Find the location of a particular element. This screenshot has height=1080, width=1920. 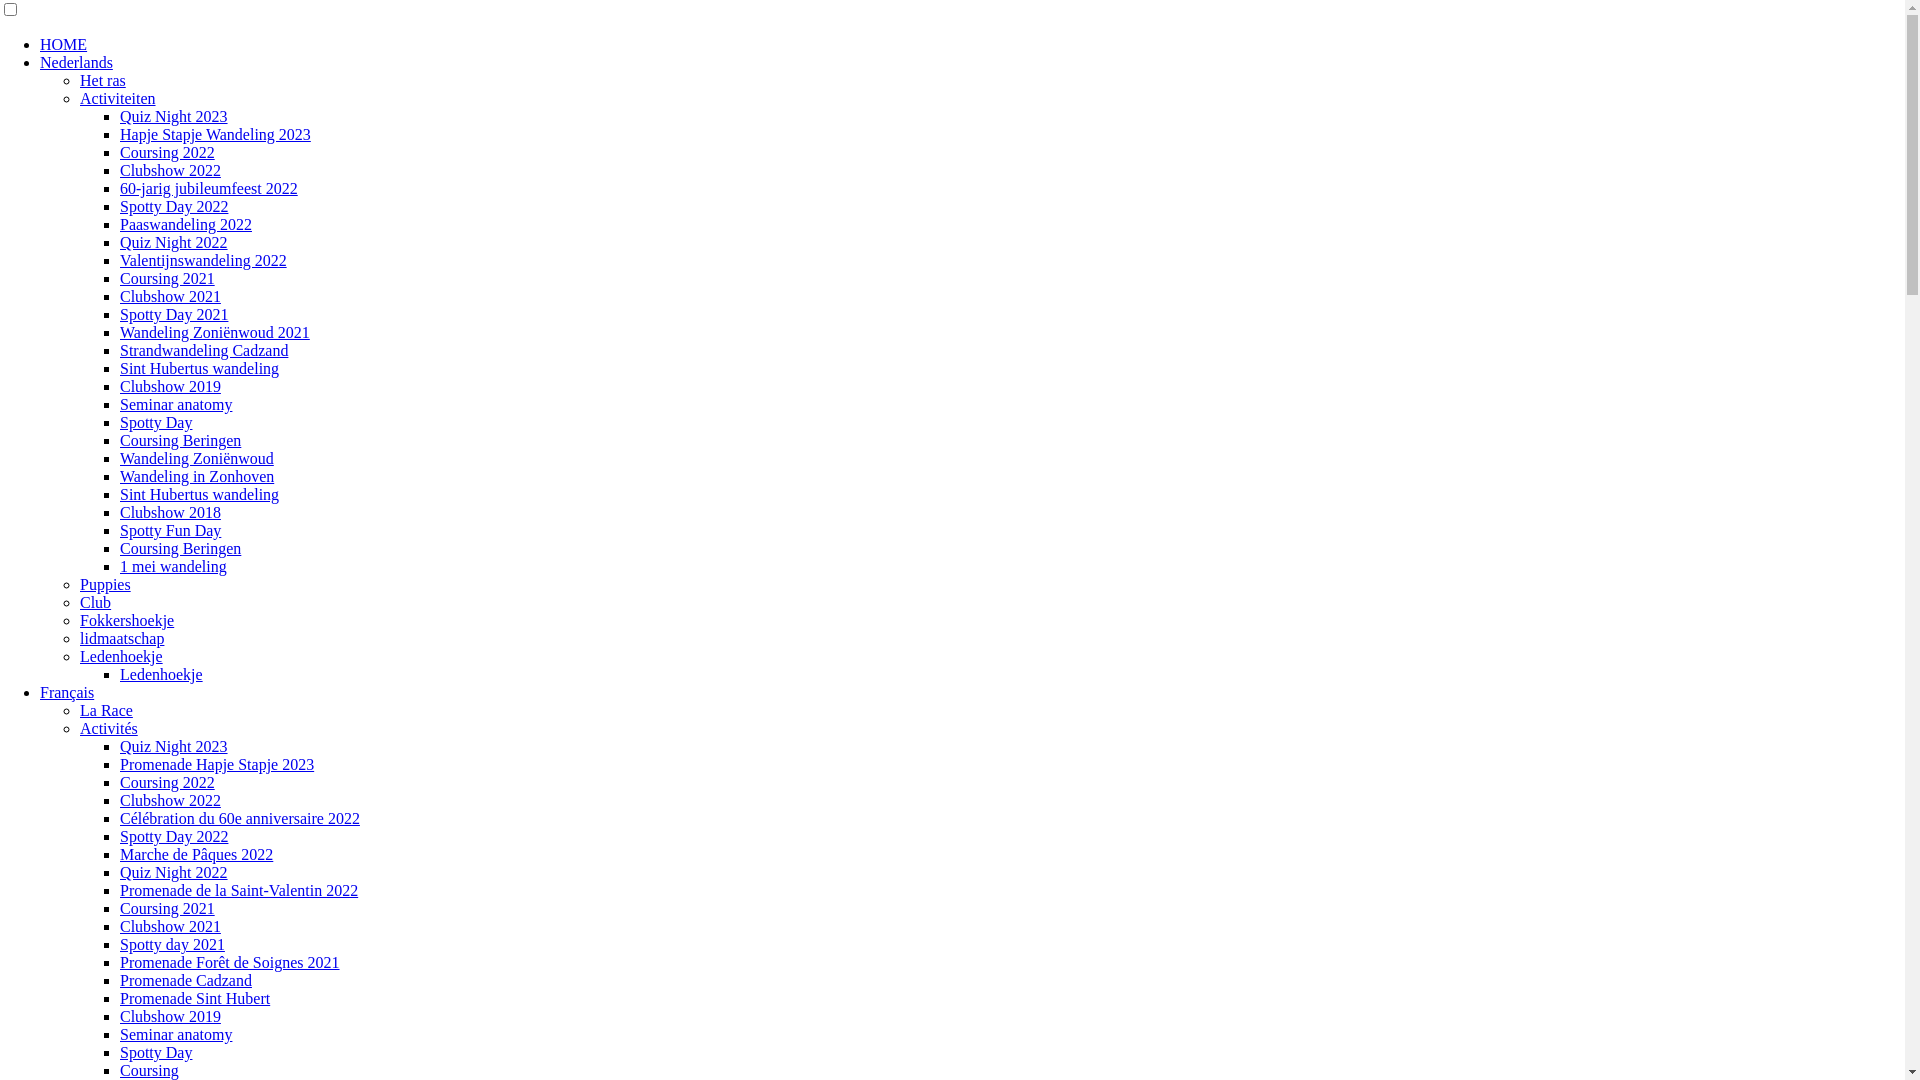

'Spotty Day' is located at coordinates (155, 1051).